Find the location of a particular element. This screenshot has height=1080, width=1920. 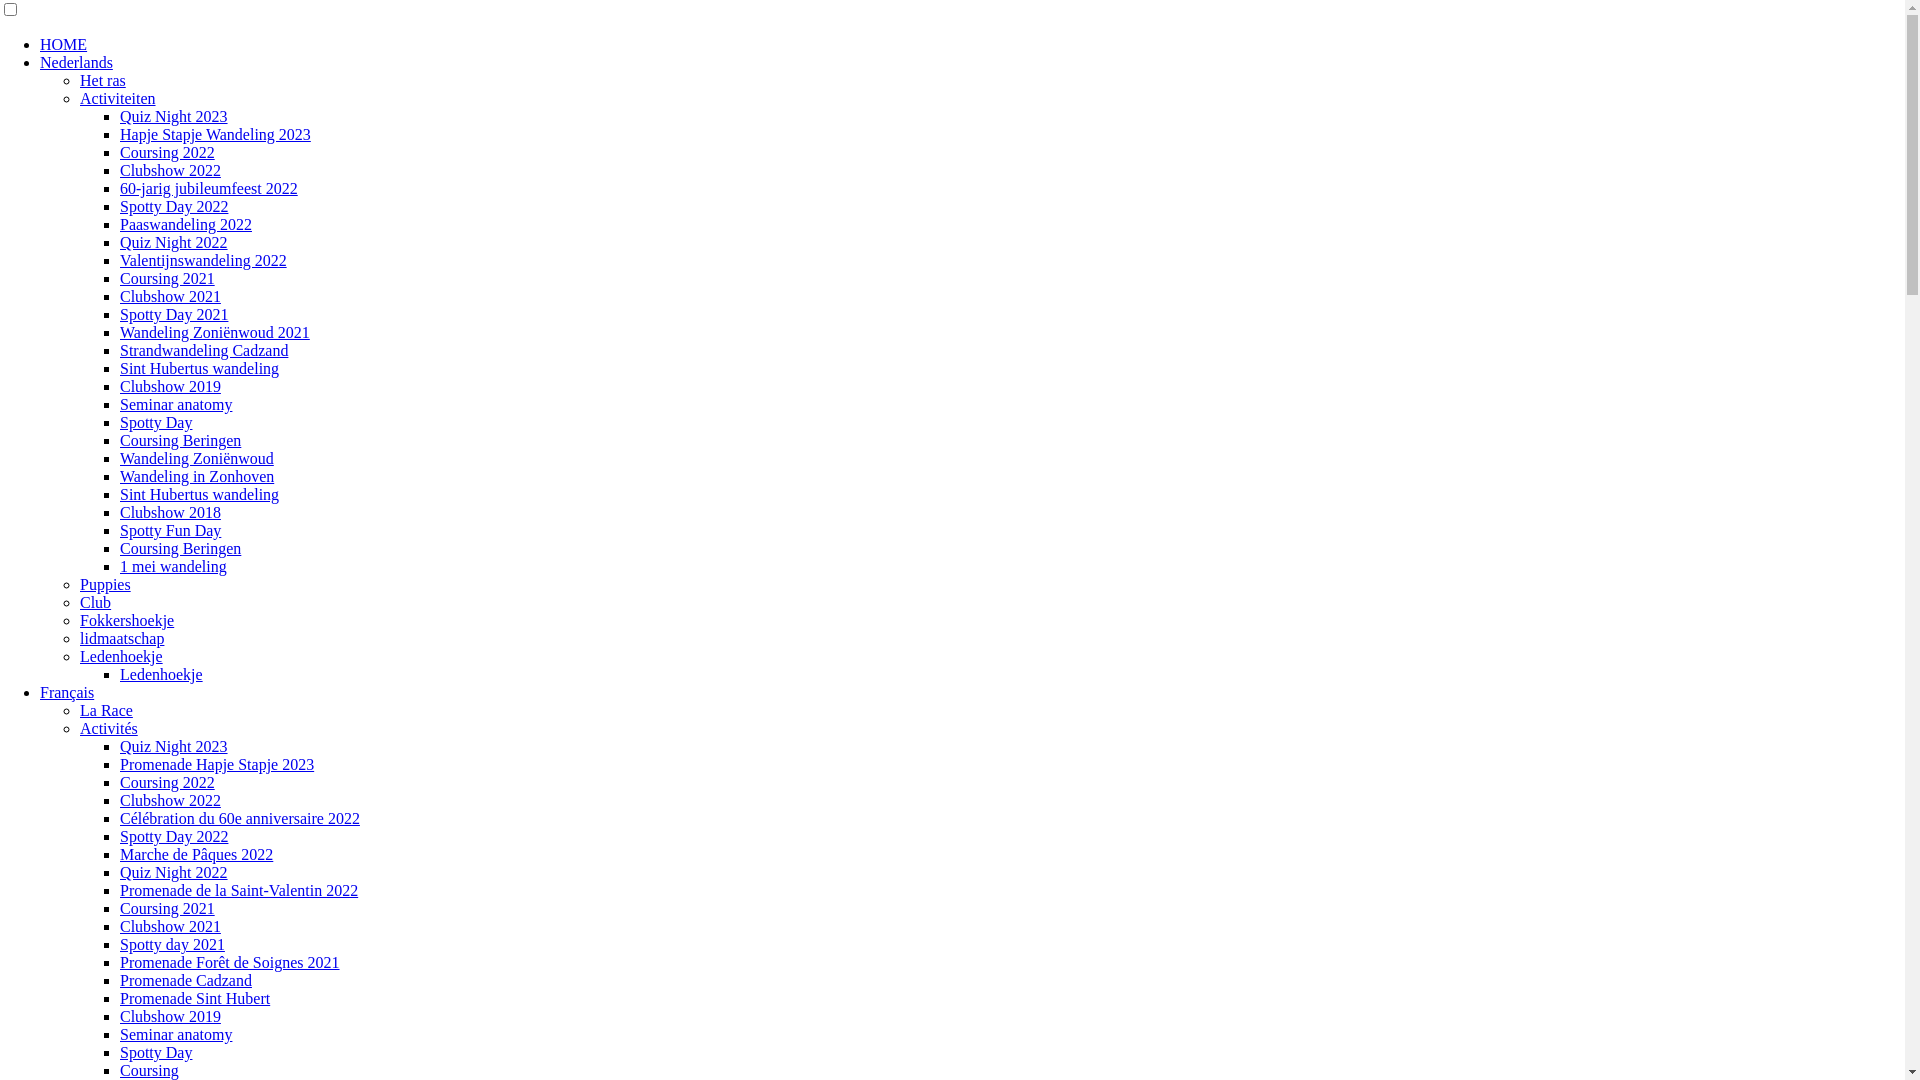

'Spotty Day' is located at coordinates (155, 1051).